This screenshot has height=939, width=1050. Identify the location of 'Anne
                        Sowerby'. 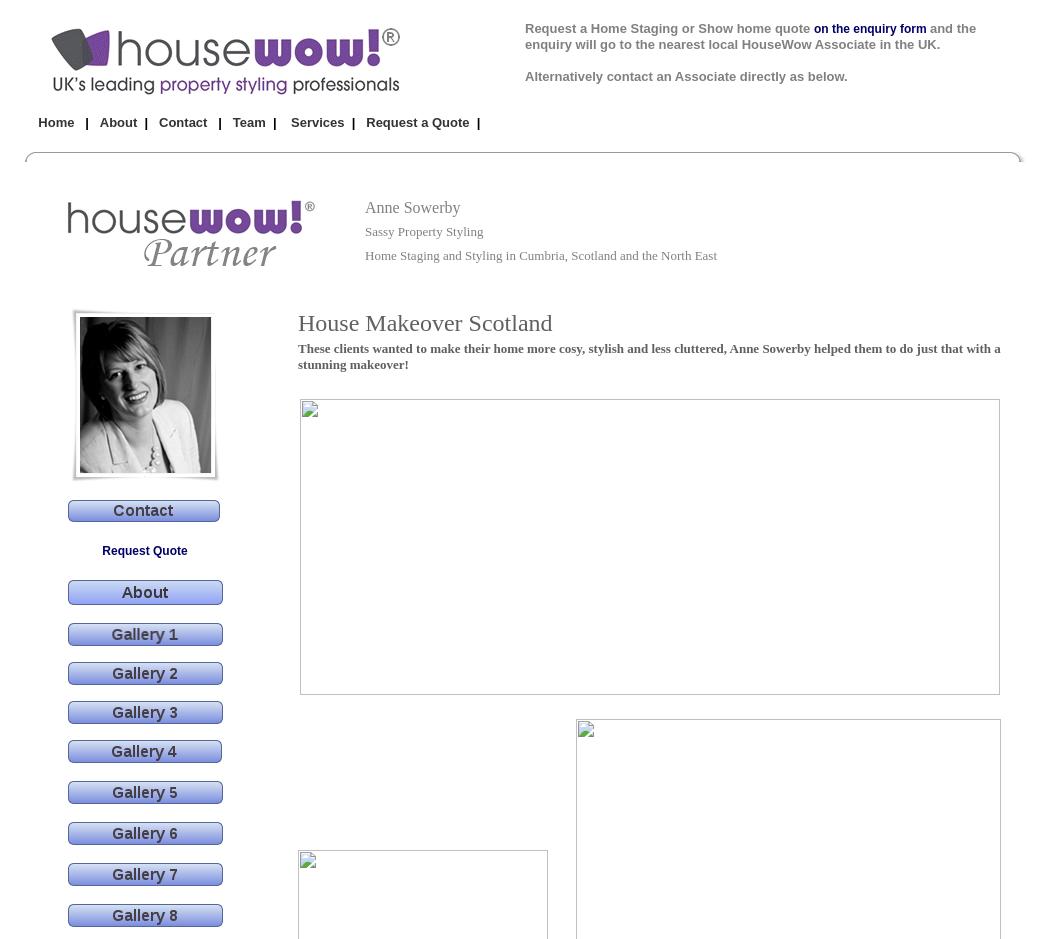
(412, 206).